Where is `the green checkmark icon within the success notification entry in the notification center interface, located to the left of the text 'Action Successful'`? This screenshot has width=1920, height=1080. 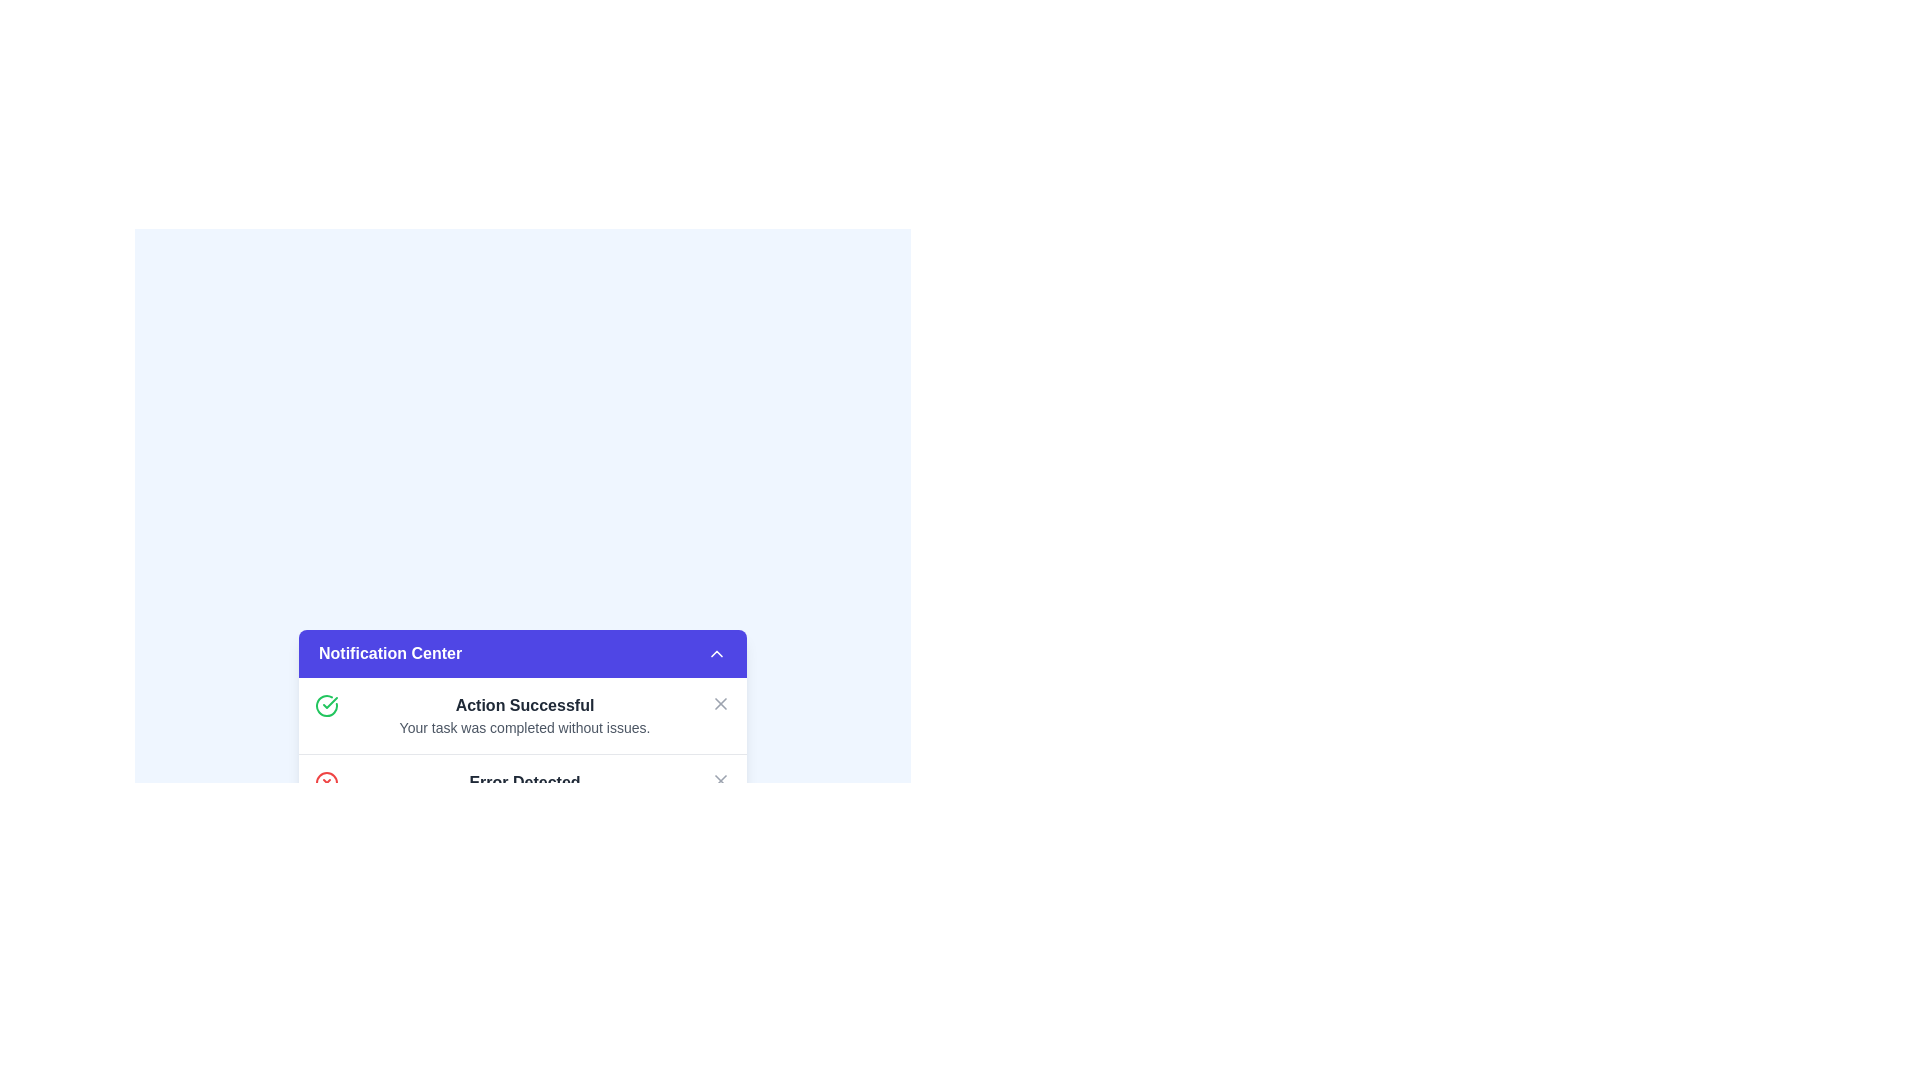 the green checkmark icon within the success notification entry in the notification center interface, located to the left of the text 'Action Successful' is located at coordinates (330, 701).